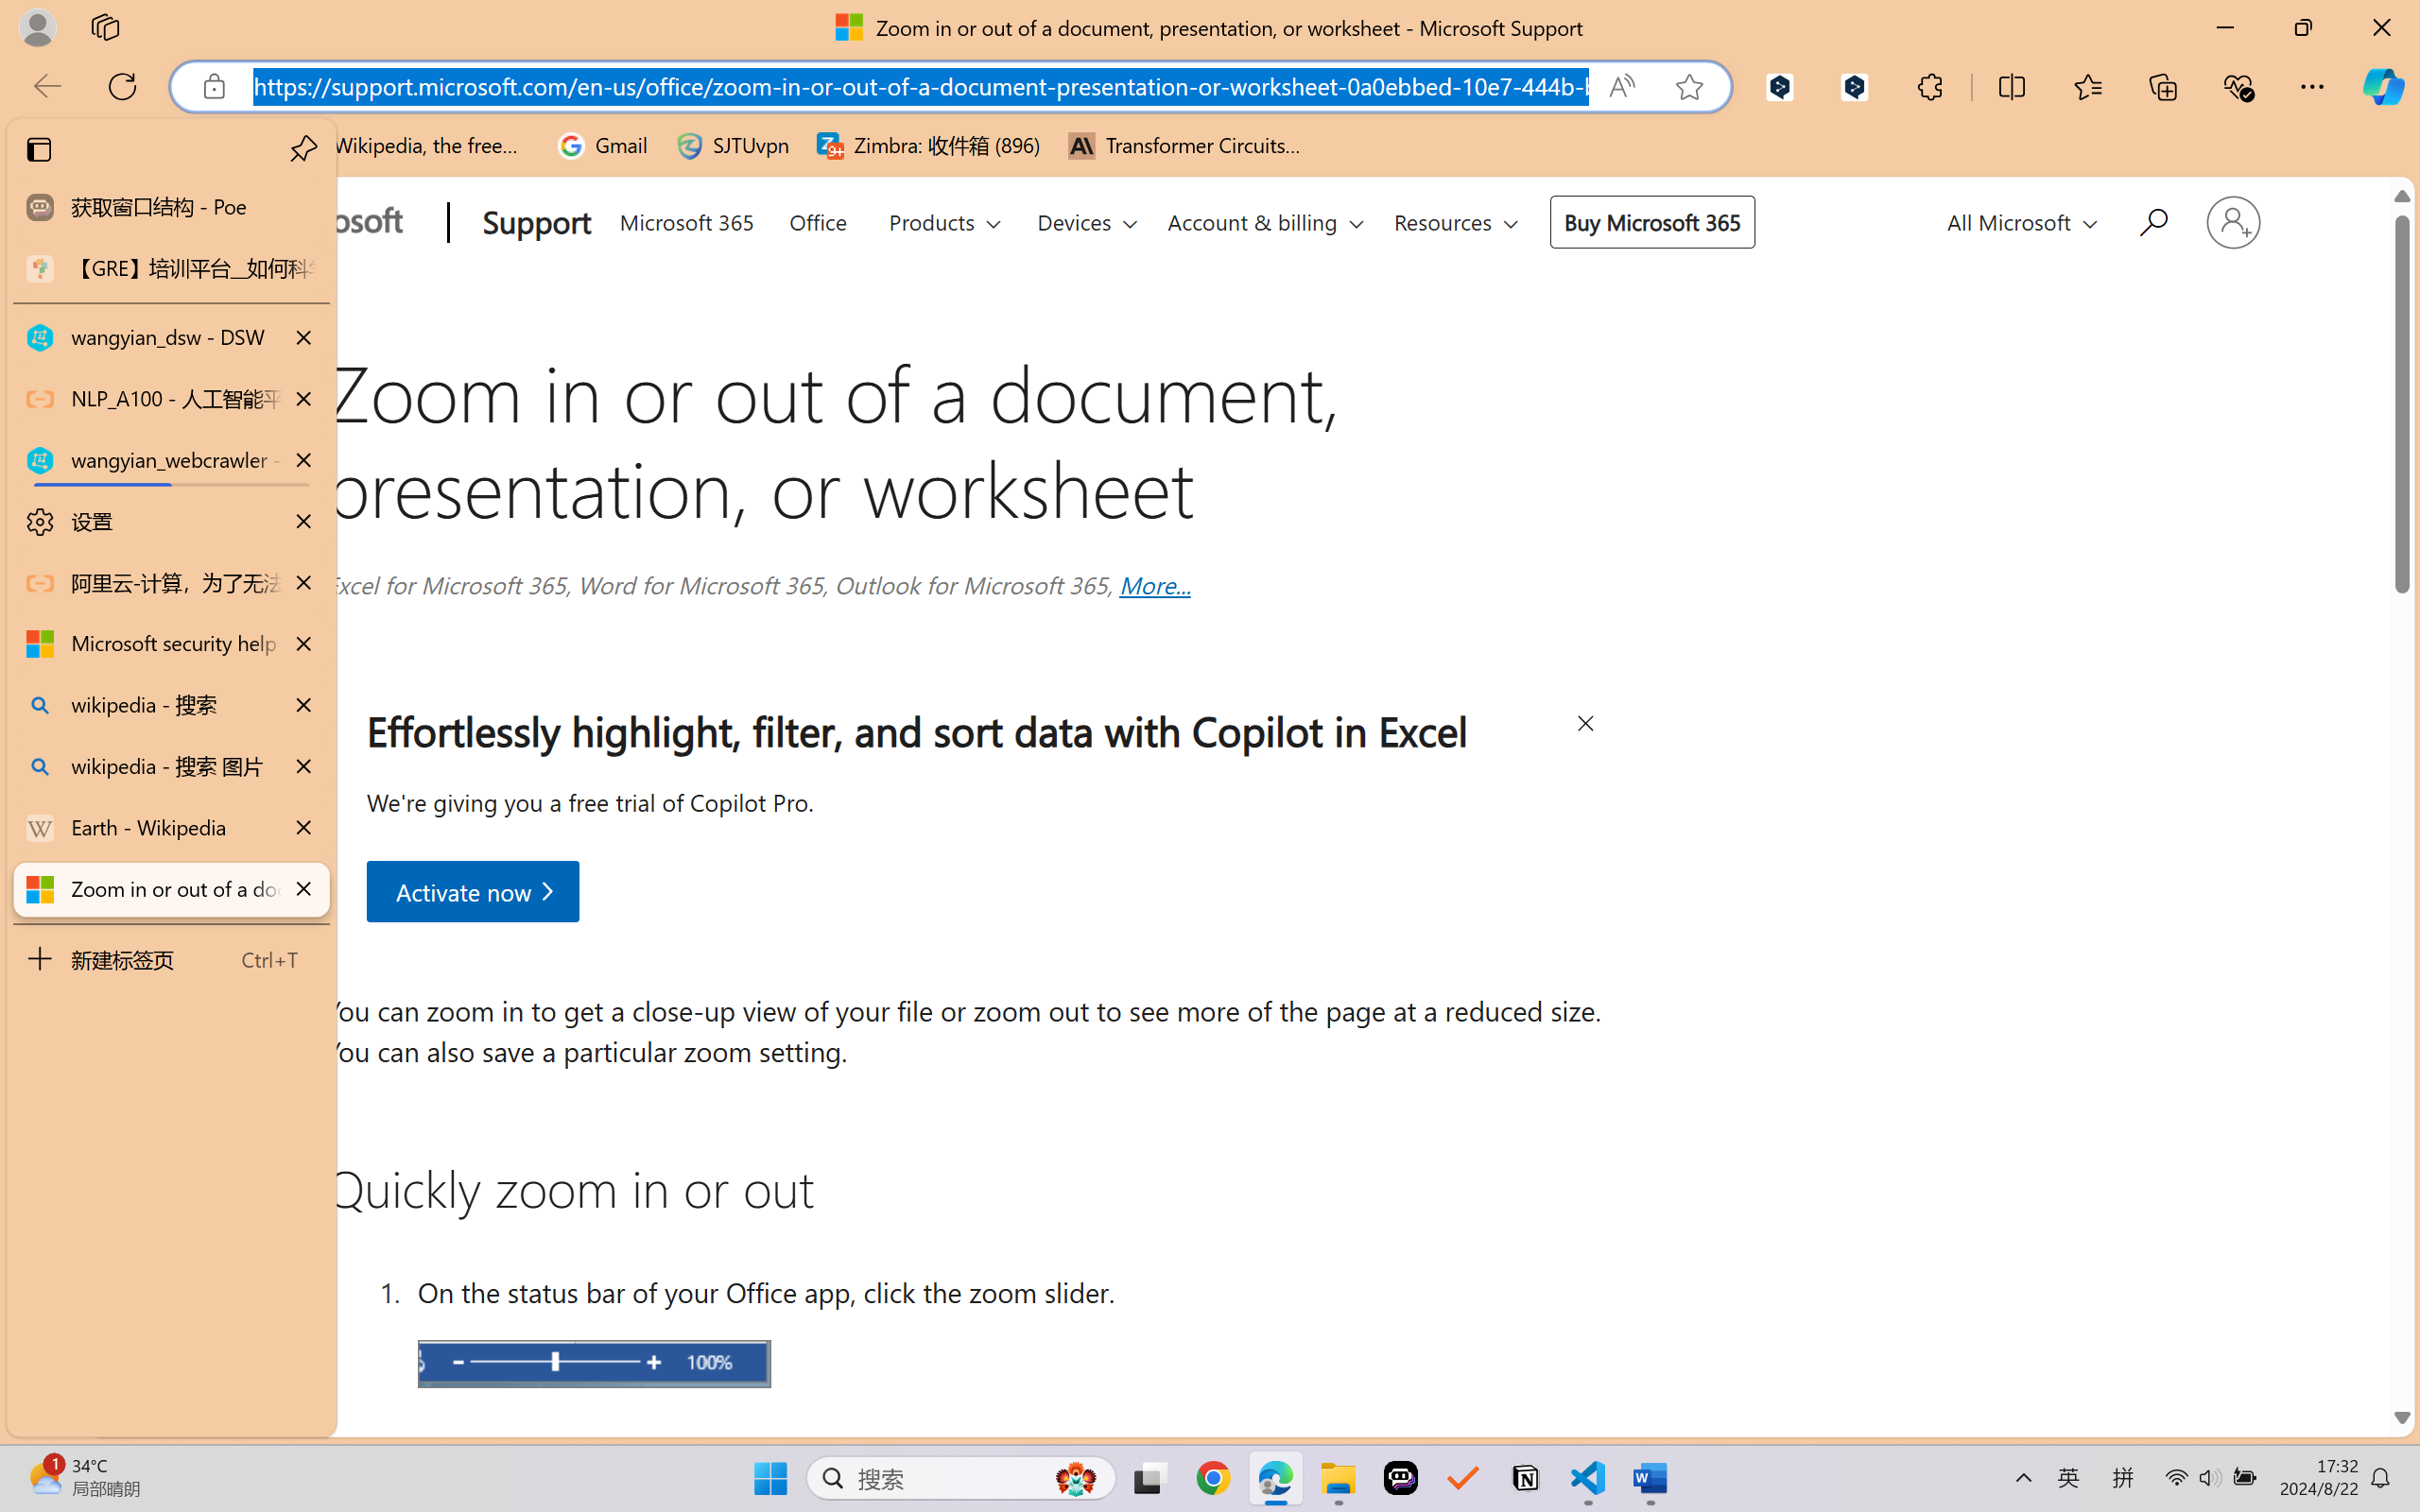 The image size is (2420, 1512). I want to click on 'Wikipedia, the free encyclopedia', so click(411, 145).